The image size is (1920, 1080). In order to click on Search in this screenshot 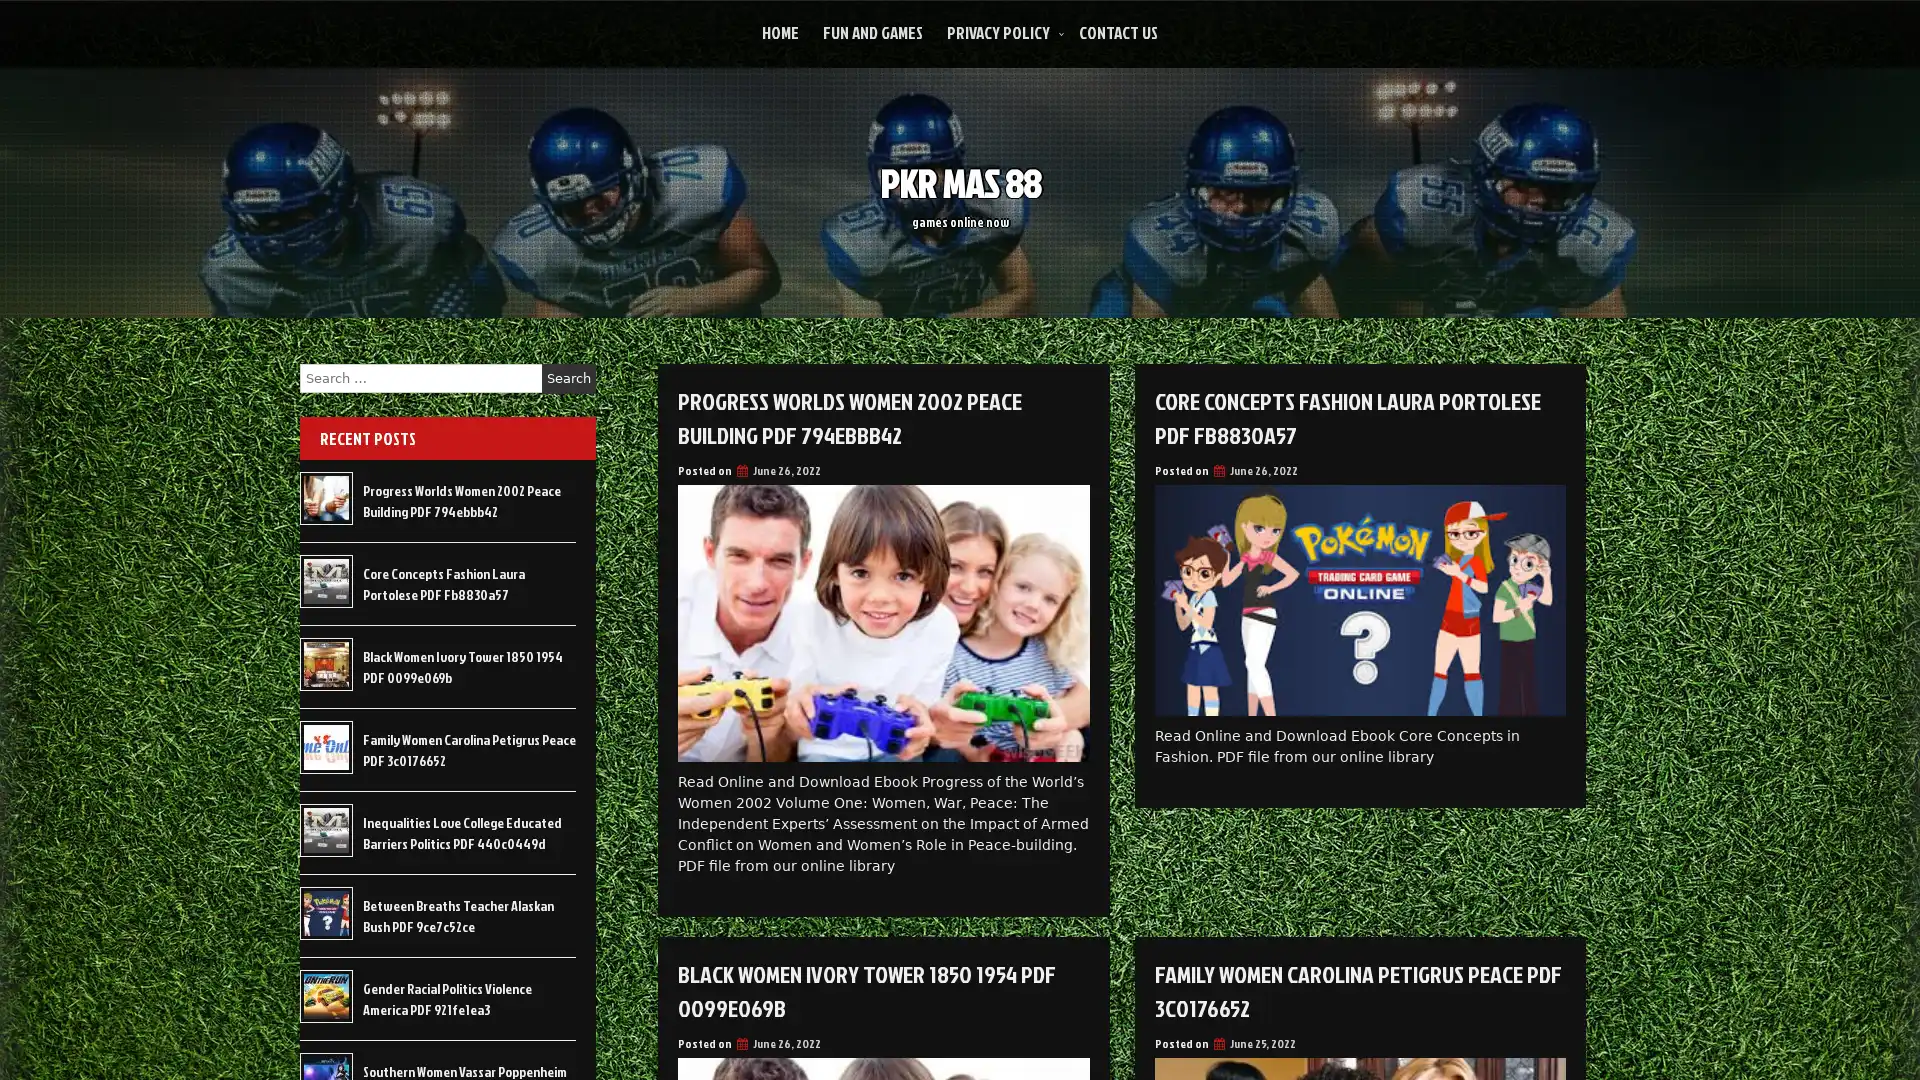, I will do `click(568, 378)`.